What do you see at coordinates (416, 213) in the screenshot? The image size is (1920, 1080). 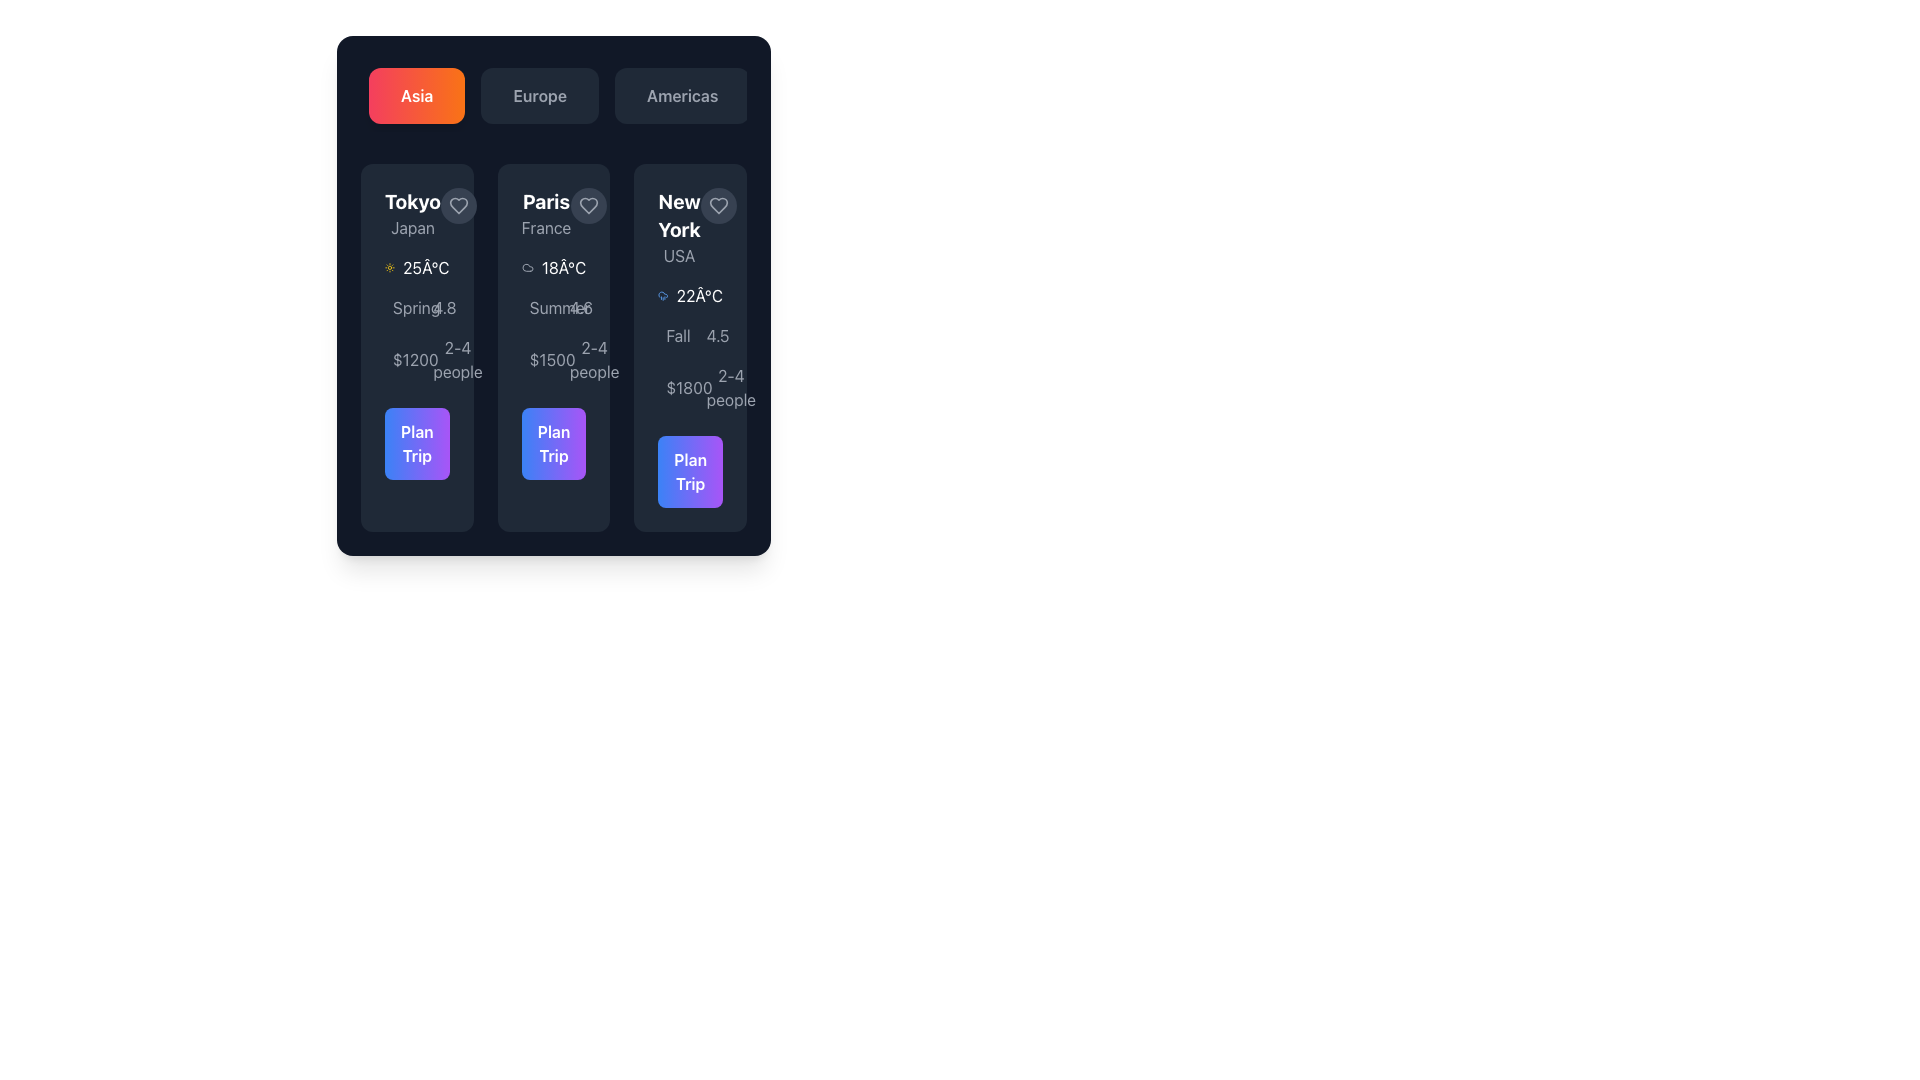 I see `the static text display showing 'Tokyo' in bold white and 'Japan' in gray, located at the top-left corner of the first card` at bounding box center [416, 213].